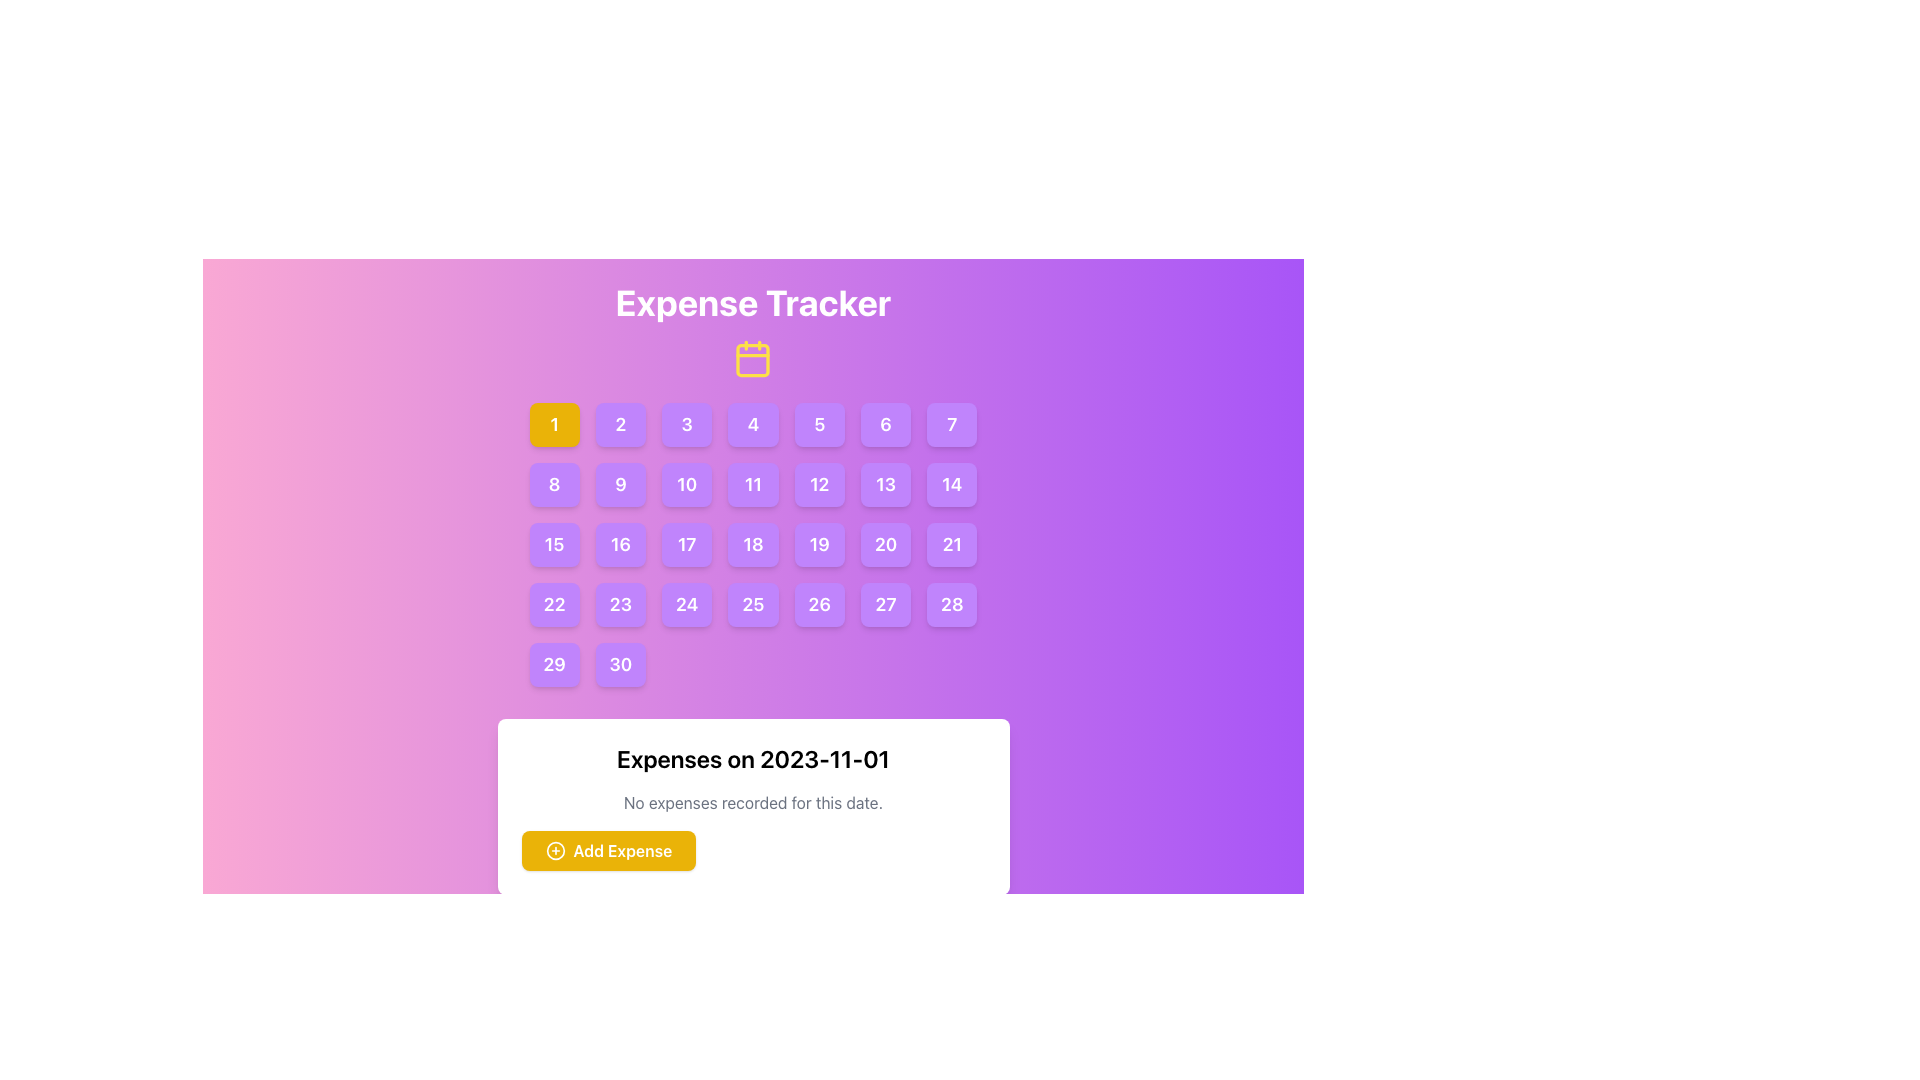  I want to click on the button representing the 30th day in the calendar grid, so click(619, 664).